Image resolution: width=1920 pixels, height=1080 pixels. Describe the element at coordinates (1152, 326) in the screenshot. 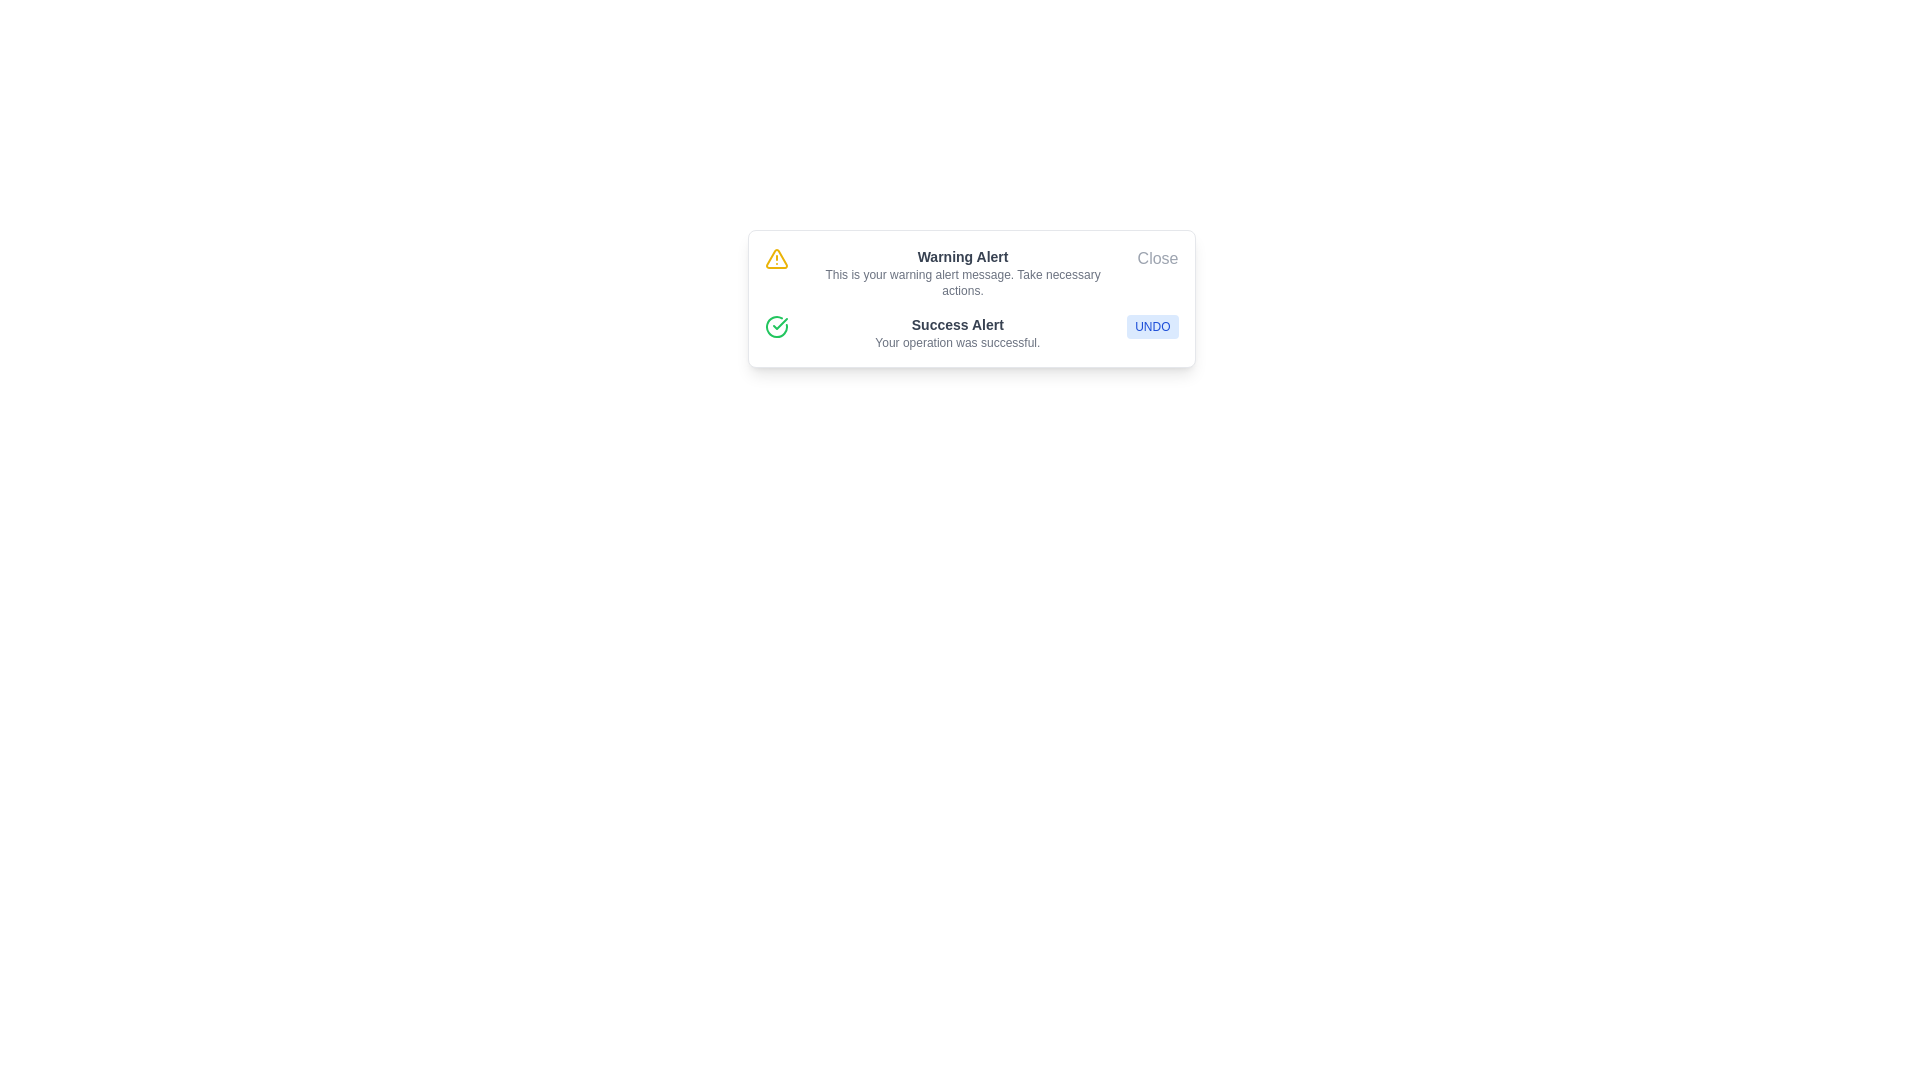

I see `the 'UNDO' button with a light blue background and dark blue text` at that location.